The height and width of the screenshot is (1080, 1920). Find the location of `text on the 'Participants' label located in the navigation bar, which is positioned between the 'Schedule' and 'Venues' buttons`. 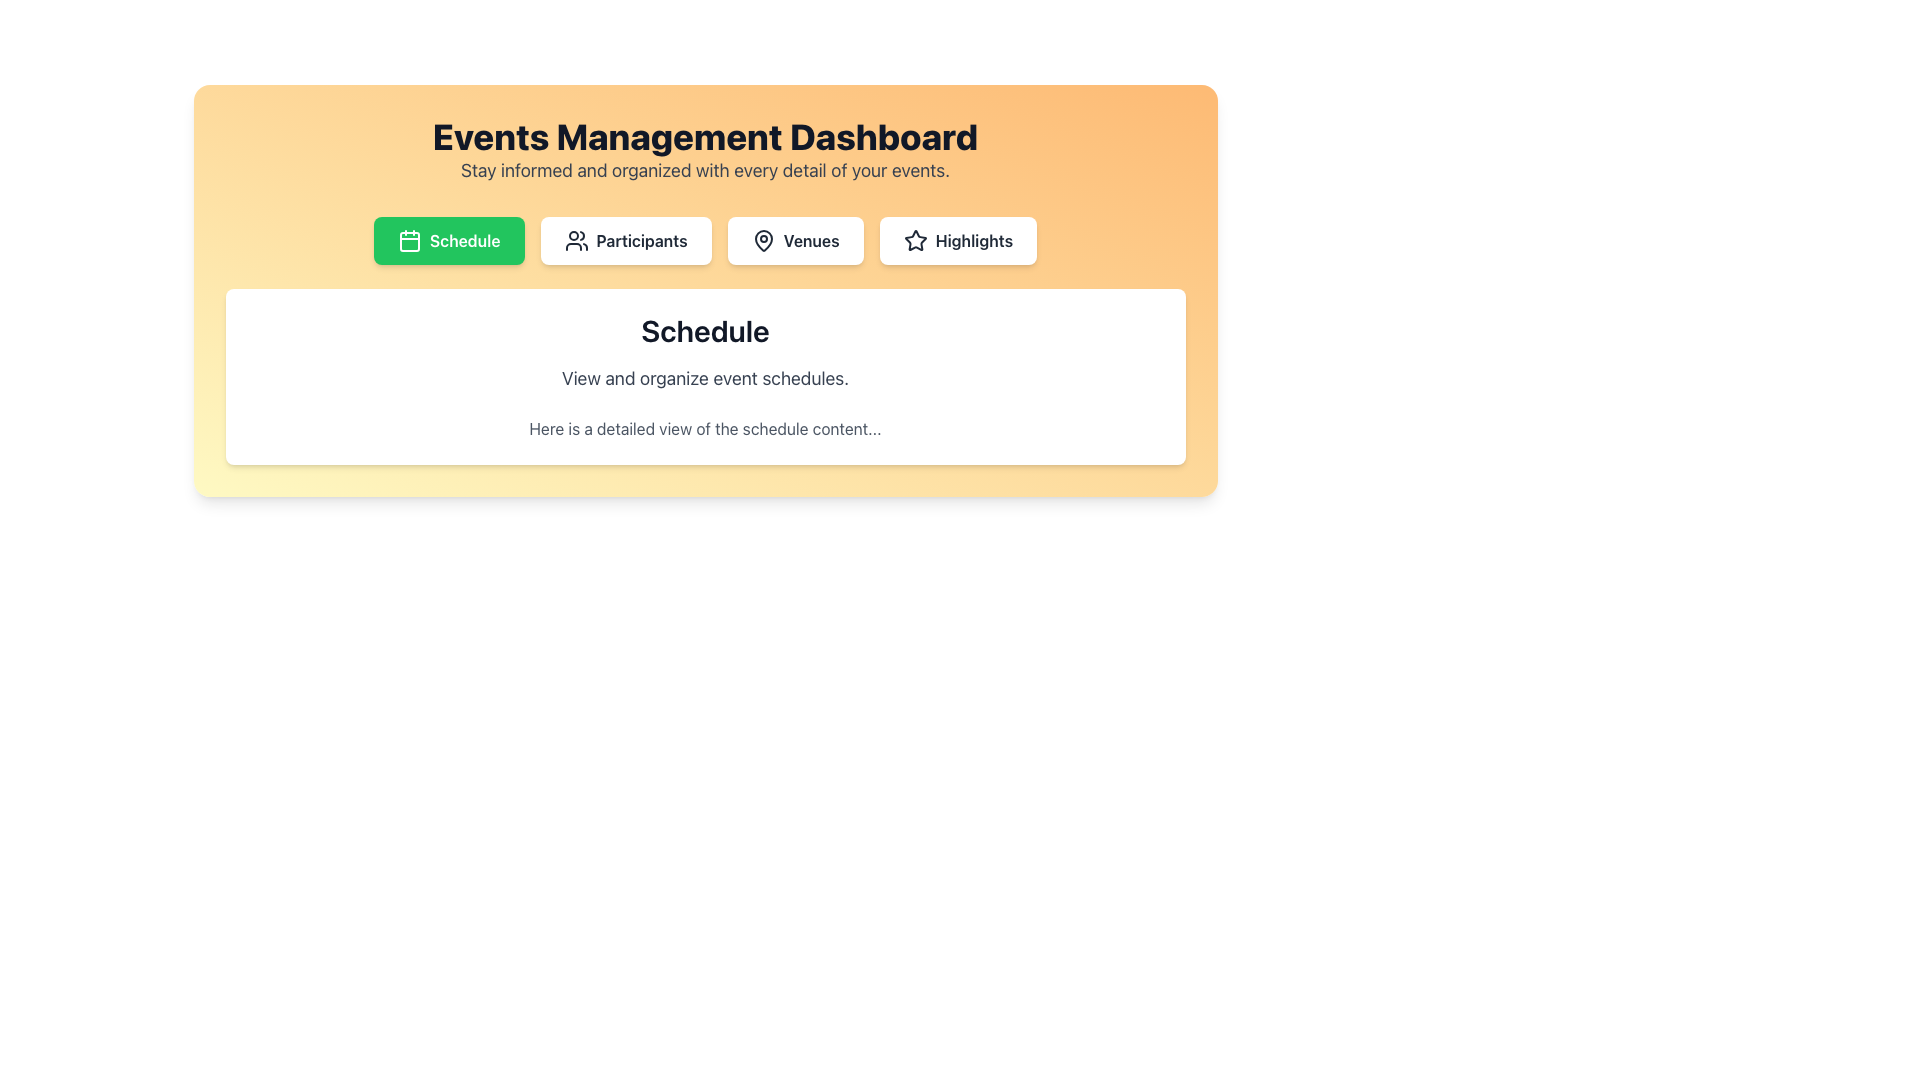

text on the 'Participants' label located in the navigation bar, which is positioned between the 'Schedule' and 'Venues' buttons is located at coordinates (642, 239).